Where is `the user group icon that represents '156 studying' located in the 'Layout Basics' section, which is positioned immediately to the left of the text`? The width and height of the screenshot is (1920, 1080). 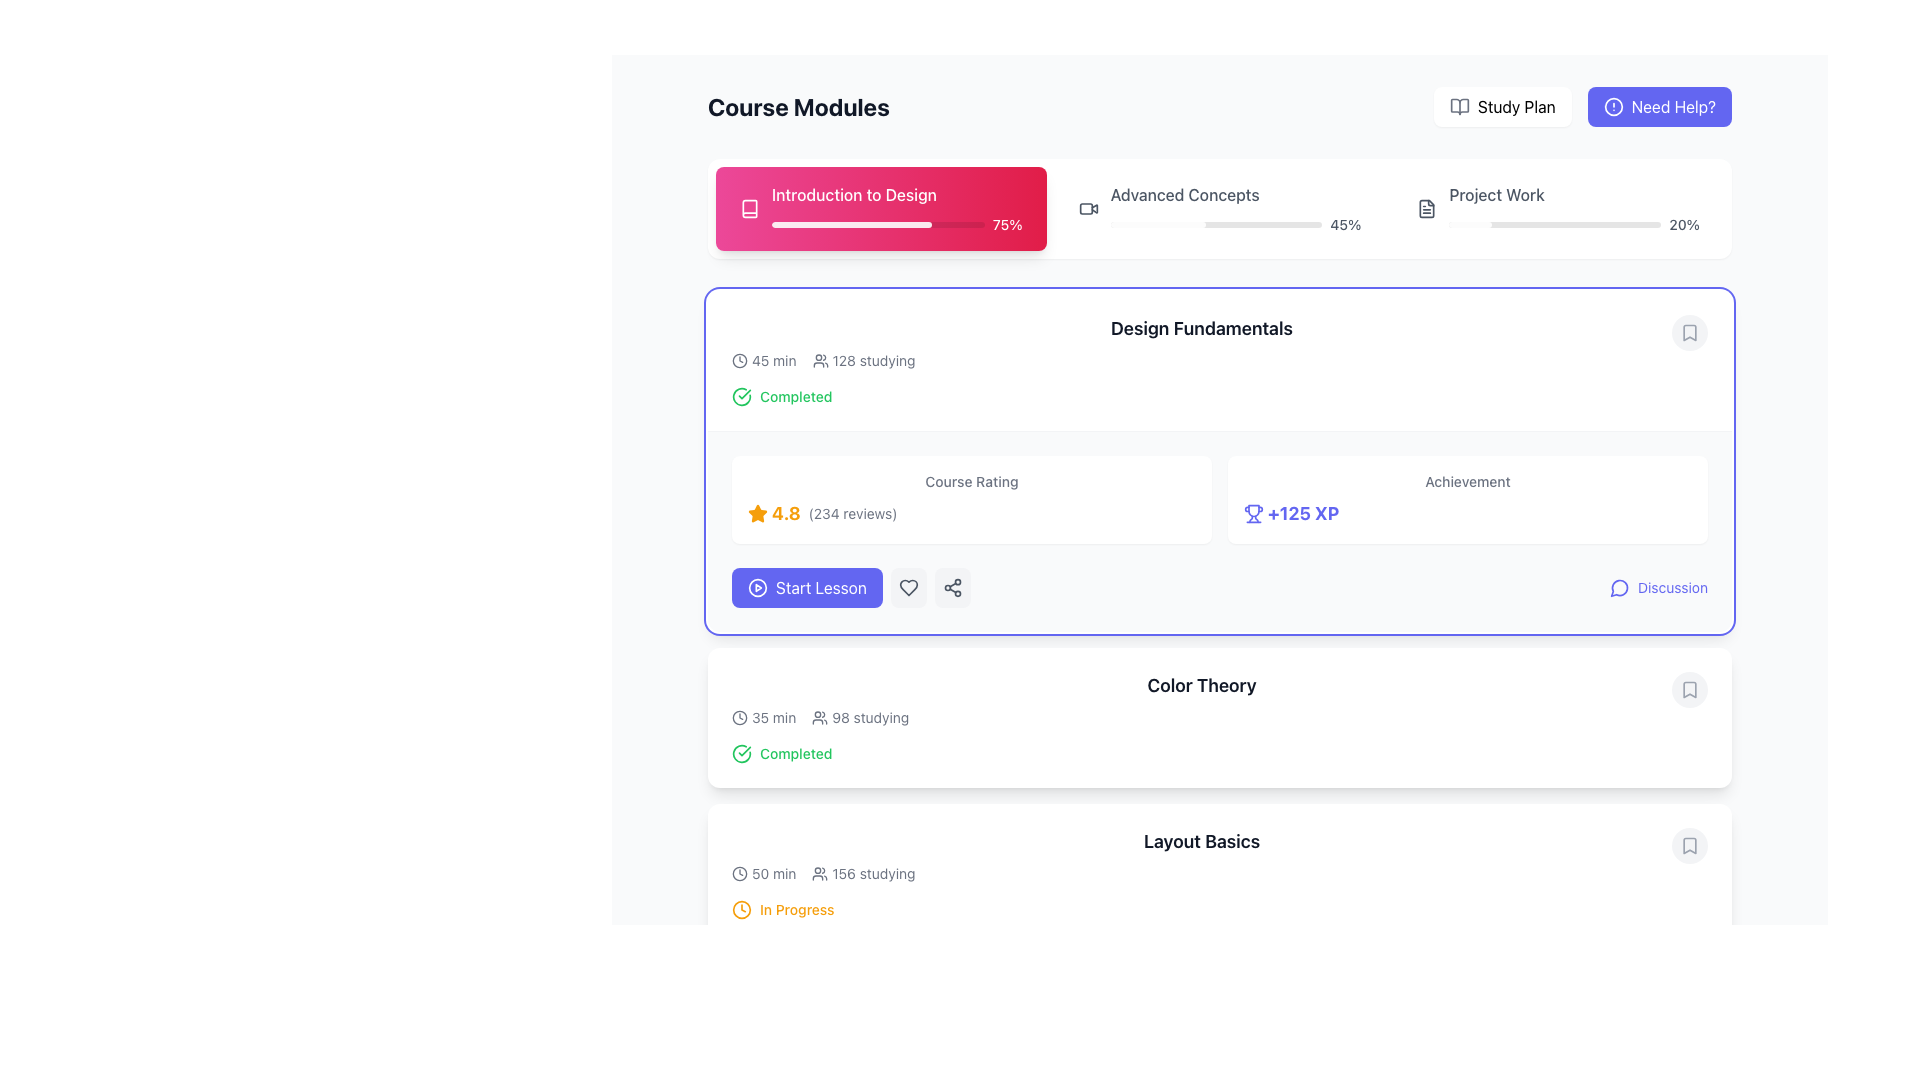
the user group icon that represents '156 studying' located in the 'Layout Basics' section, which is positioned immediately to the left of the text is located at coordinates (820, 873).